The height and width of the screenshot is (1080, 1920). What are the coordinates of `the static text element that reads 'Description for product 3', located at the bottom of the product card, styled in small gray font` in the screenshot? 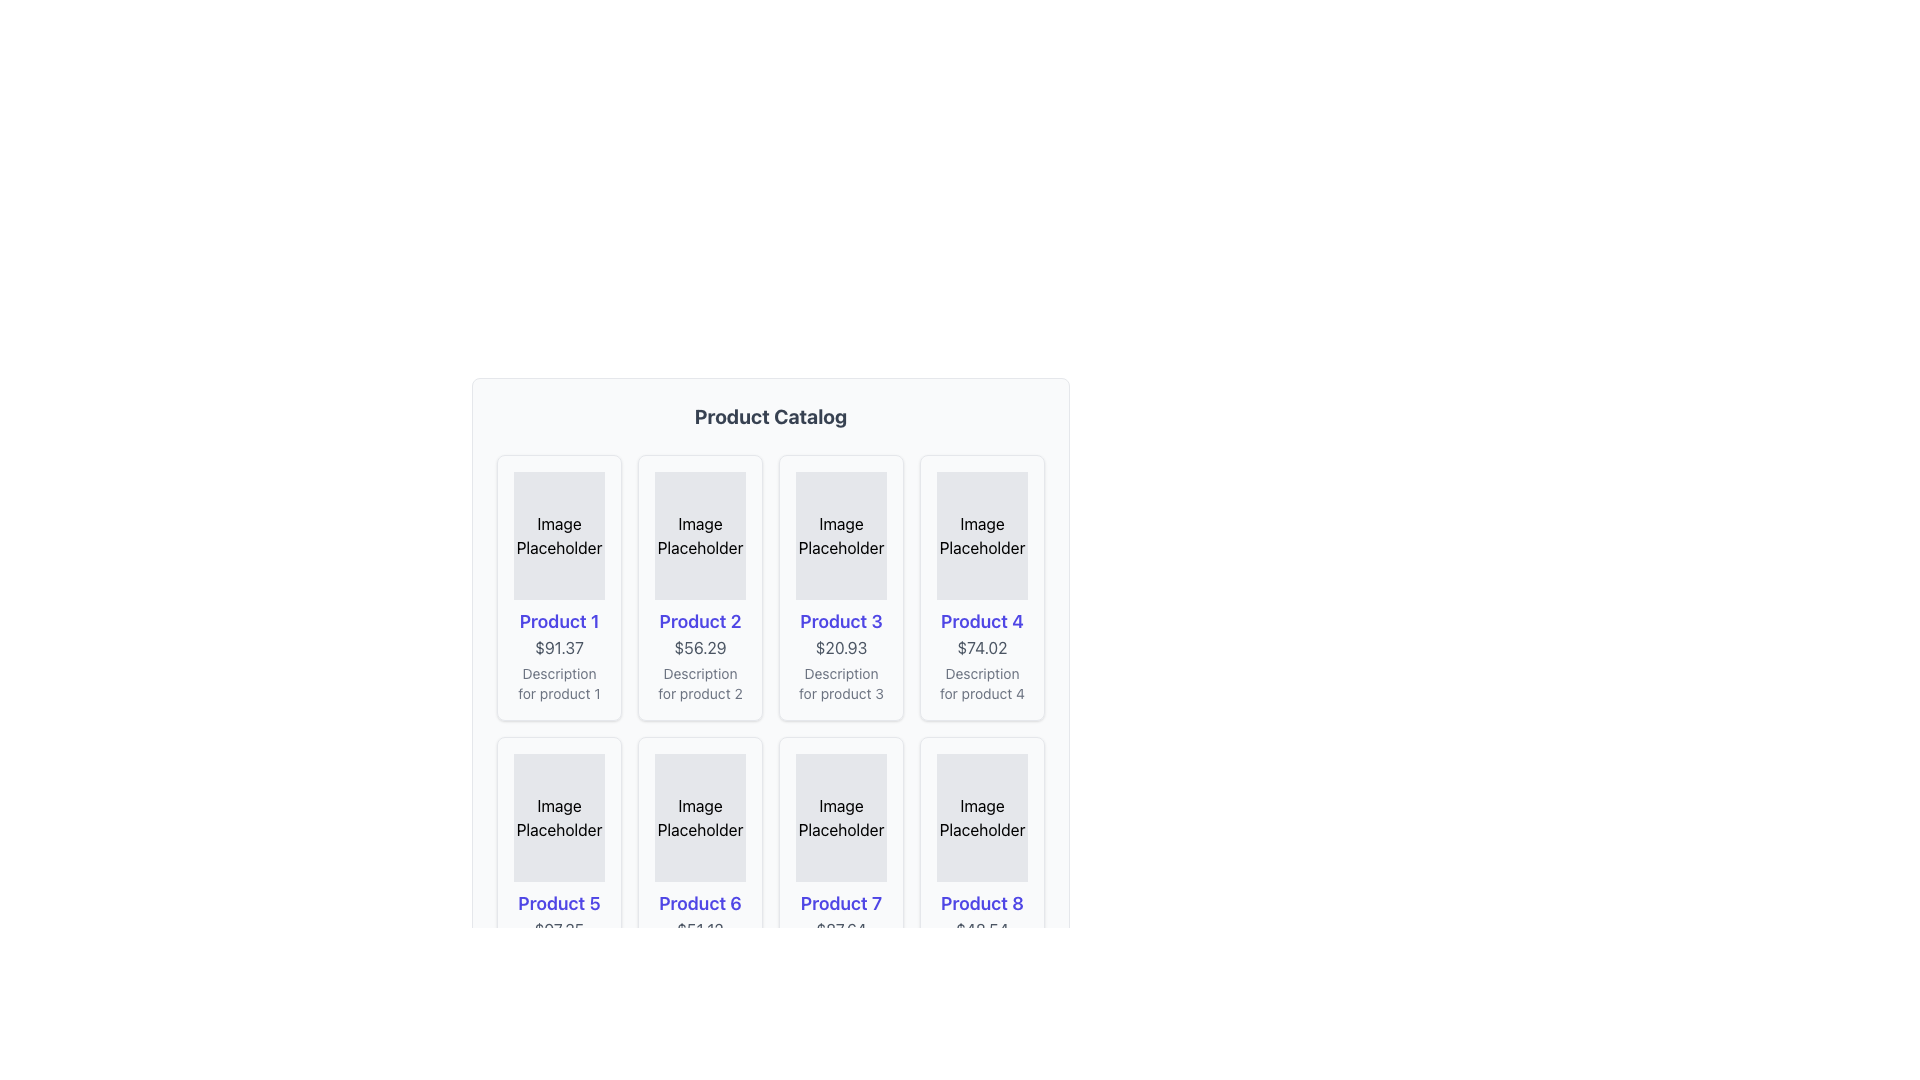 It's located at (841, 682).